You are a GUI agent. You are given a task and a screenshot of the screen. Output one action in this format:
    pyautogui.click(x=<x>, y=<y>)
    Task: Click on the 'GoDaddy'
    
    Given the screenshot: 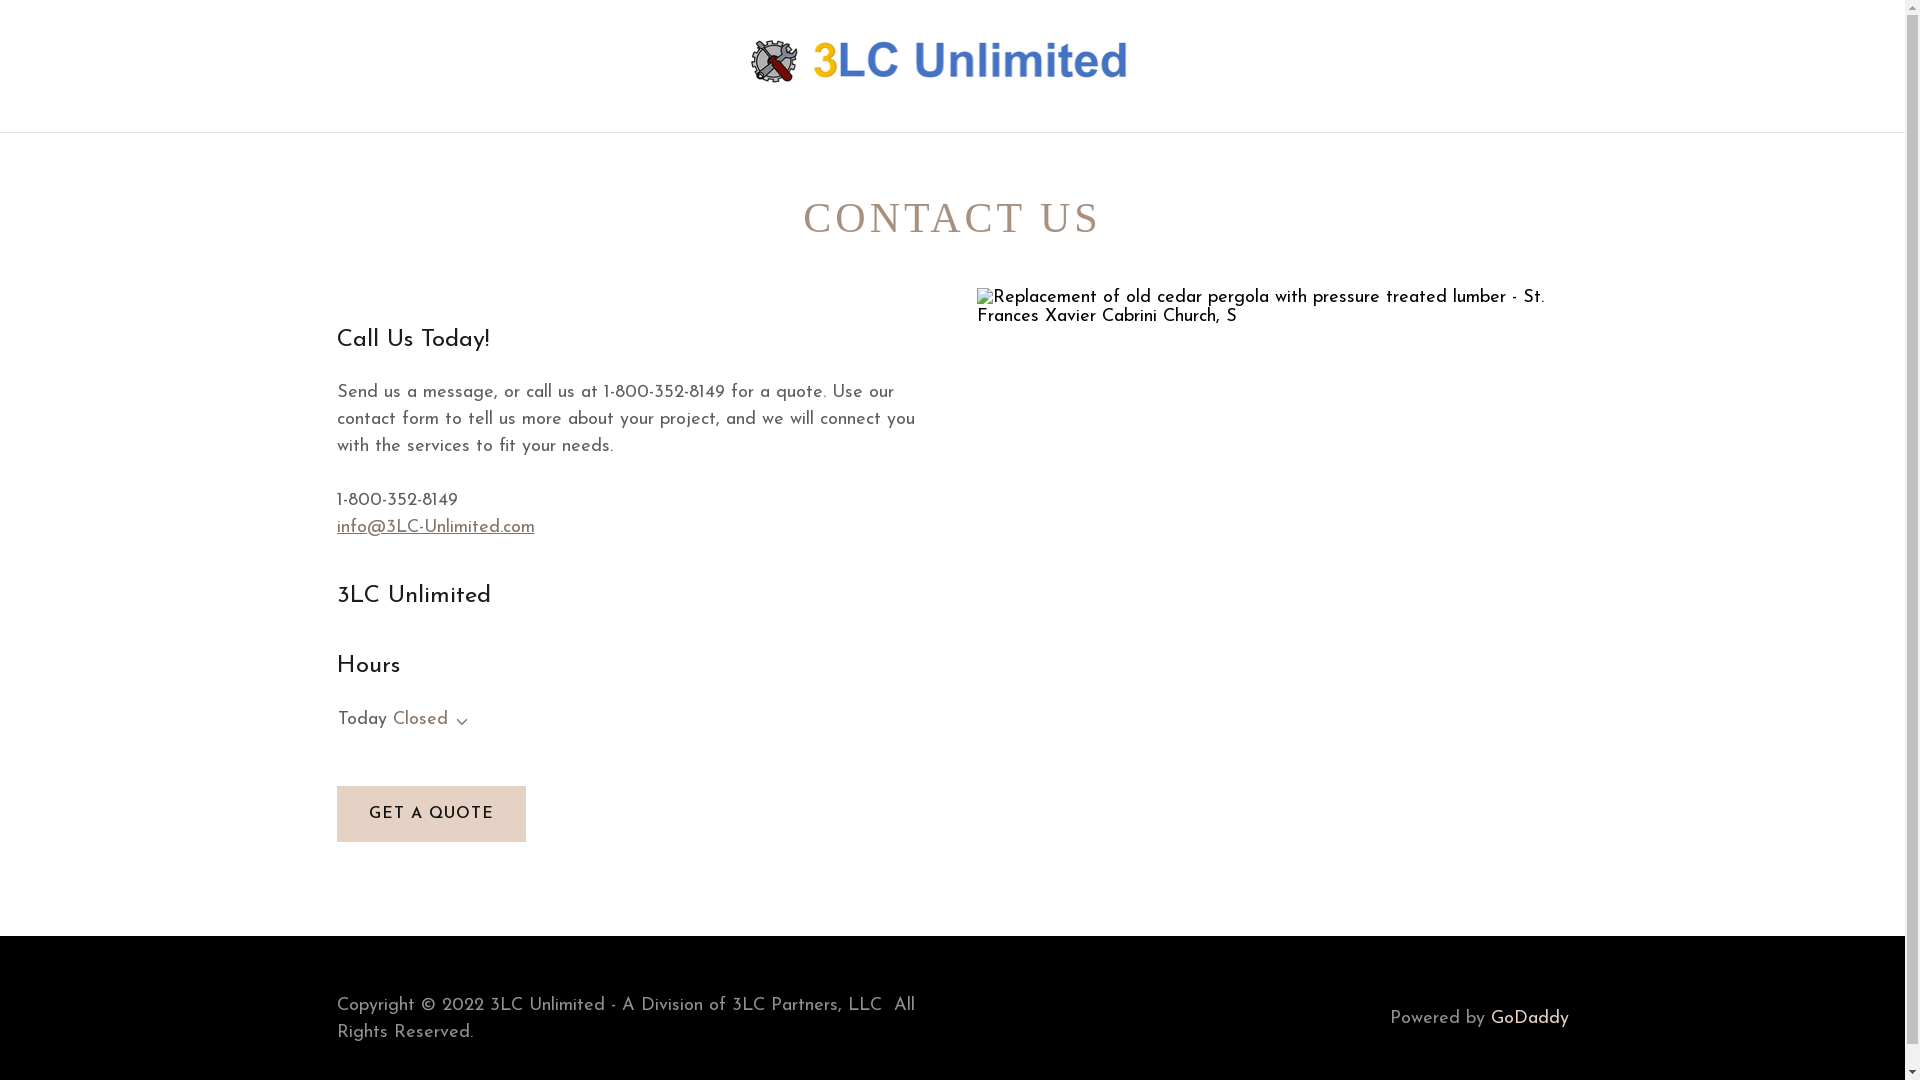 What is the action you would take?
    pyautogui.click(x=1489, y=1018)
    